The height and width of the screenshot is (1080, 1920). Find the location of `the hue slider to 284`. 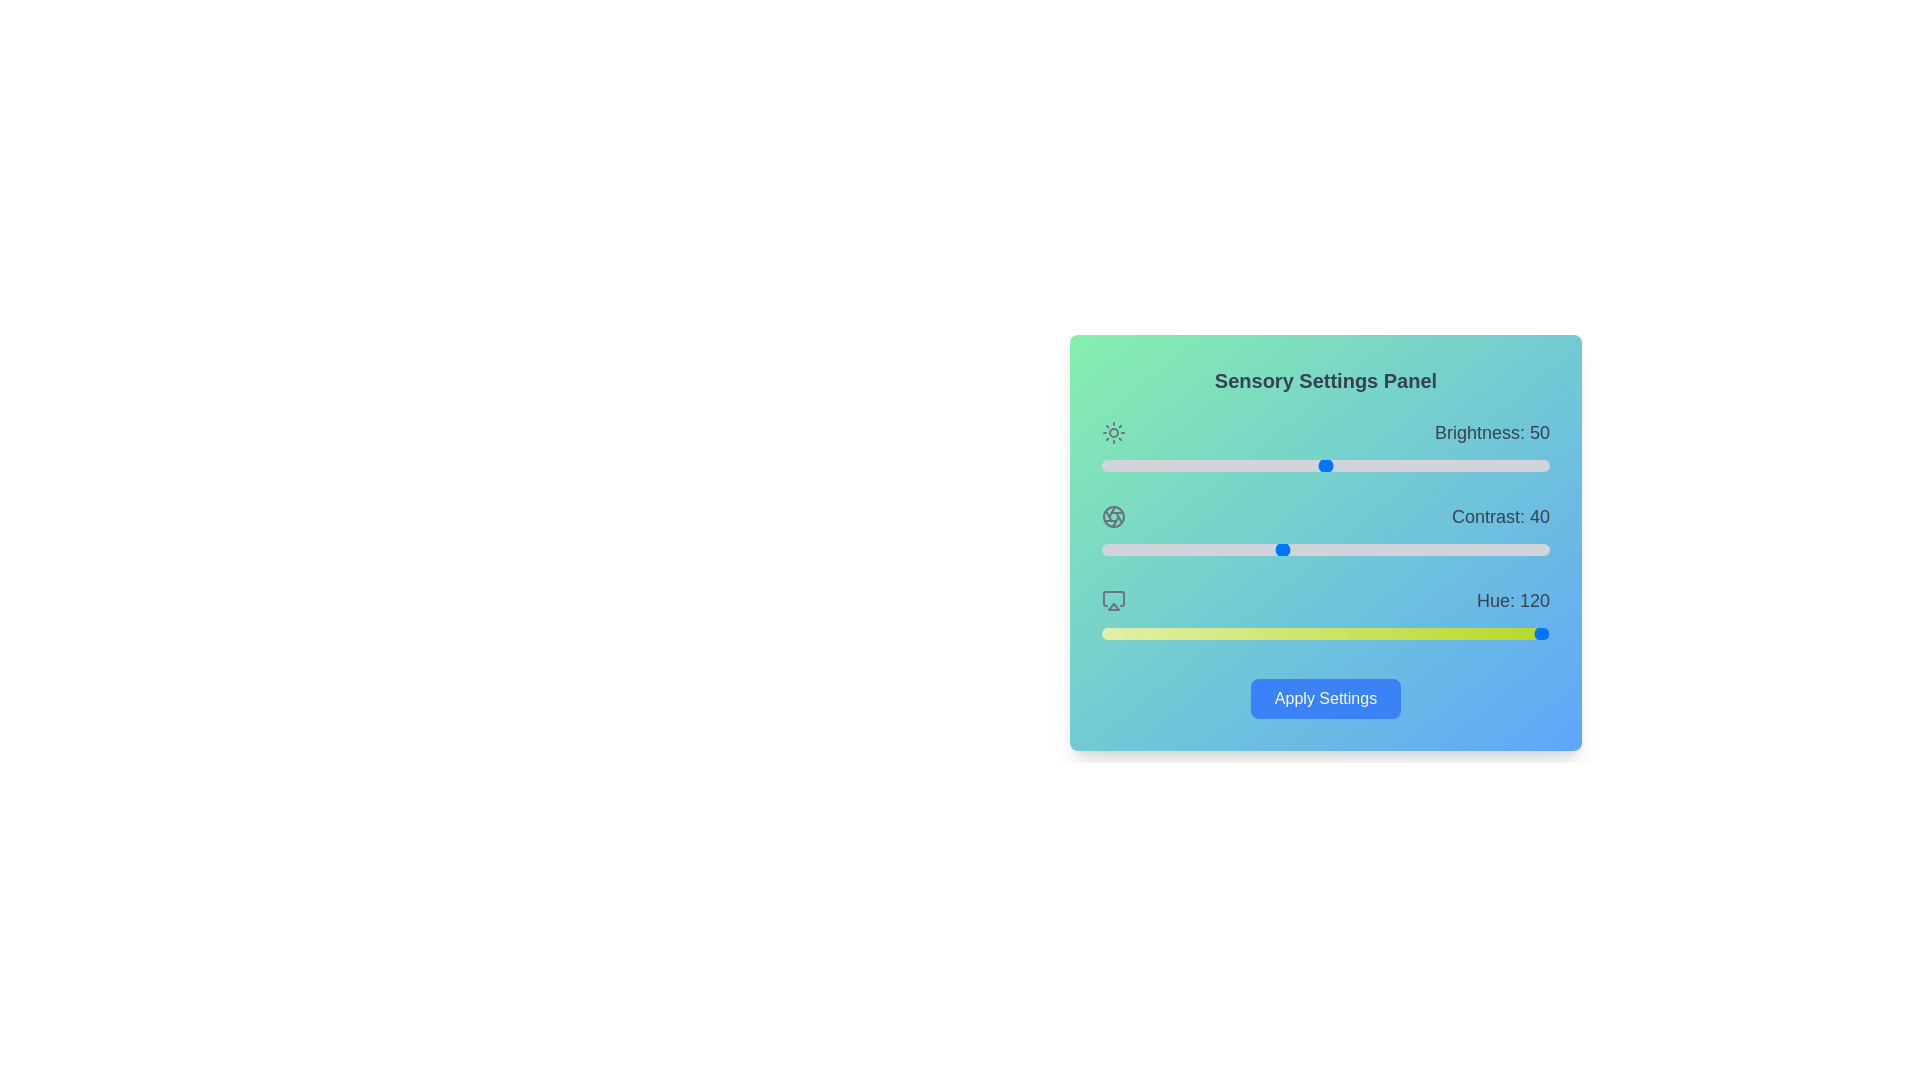

the hue slider to 284 is located at coordinates (1455, 633).